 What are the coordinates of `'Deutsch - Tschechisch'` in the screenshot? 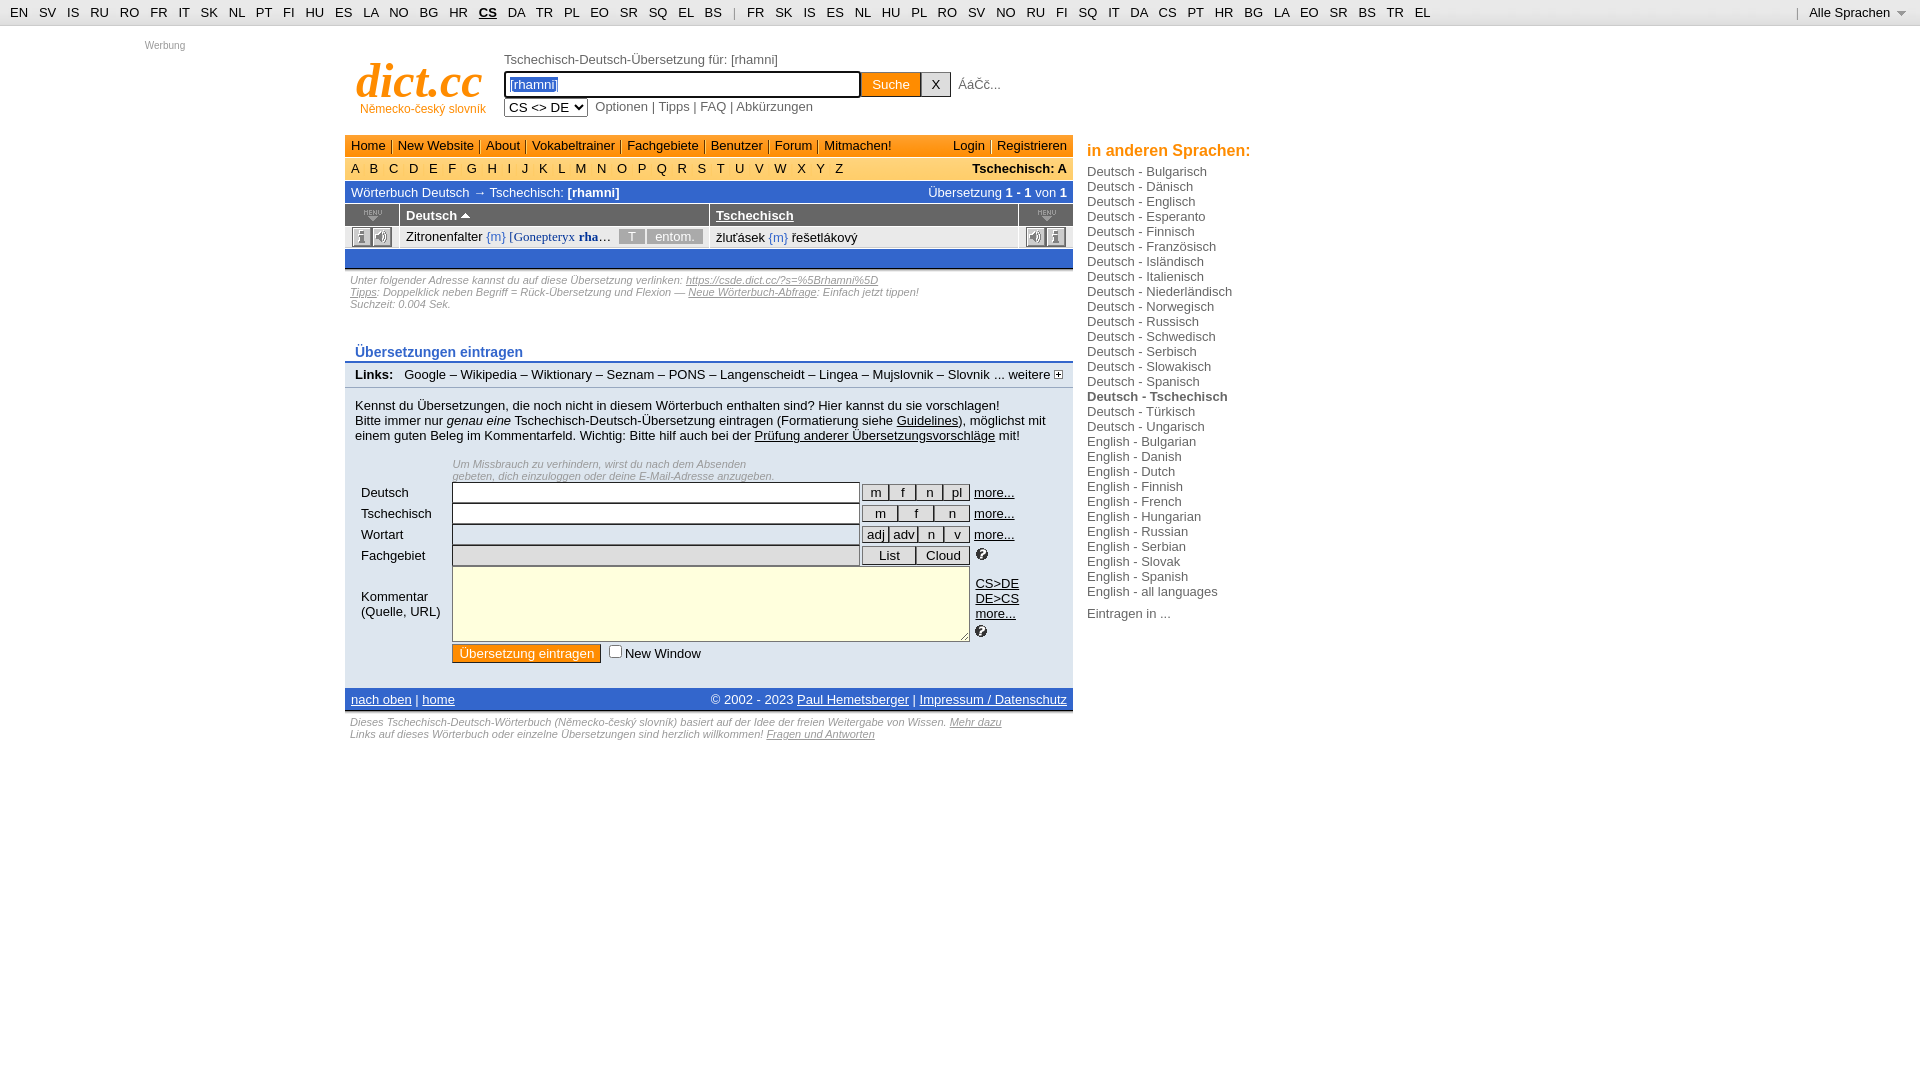 It's located at (1157, 396).